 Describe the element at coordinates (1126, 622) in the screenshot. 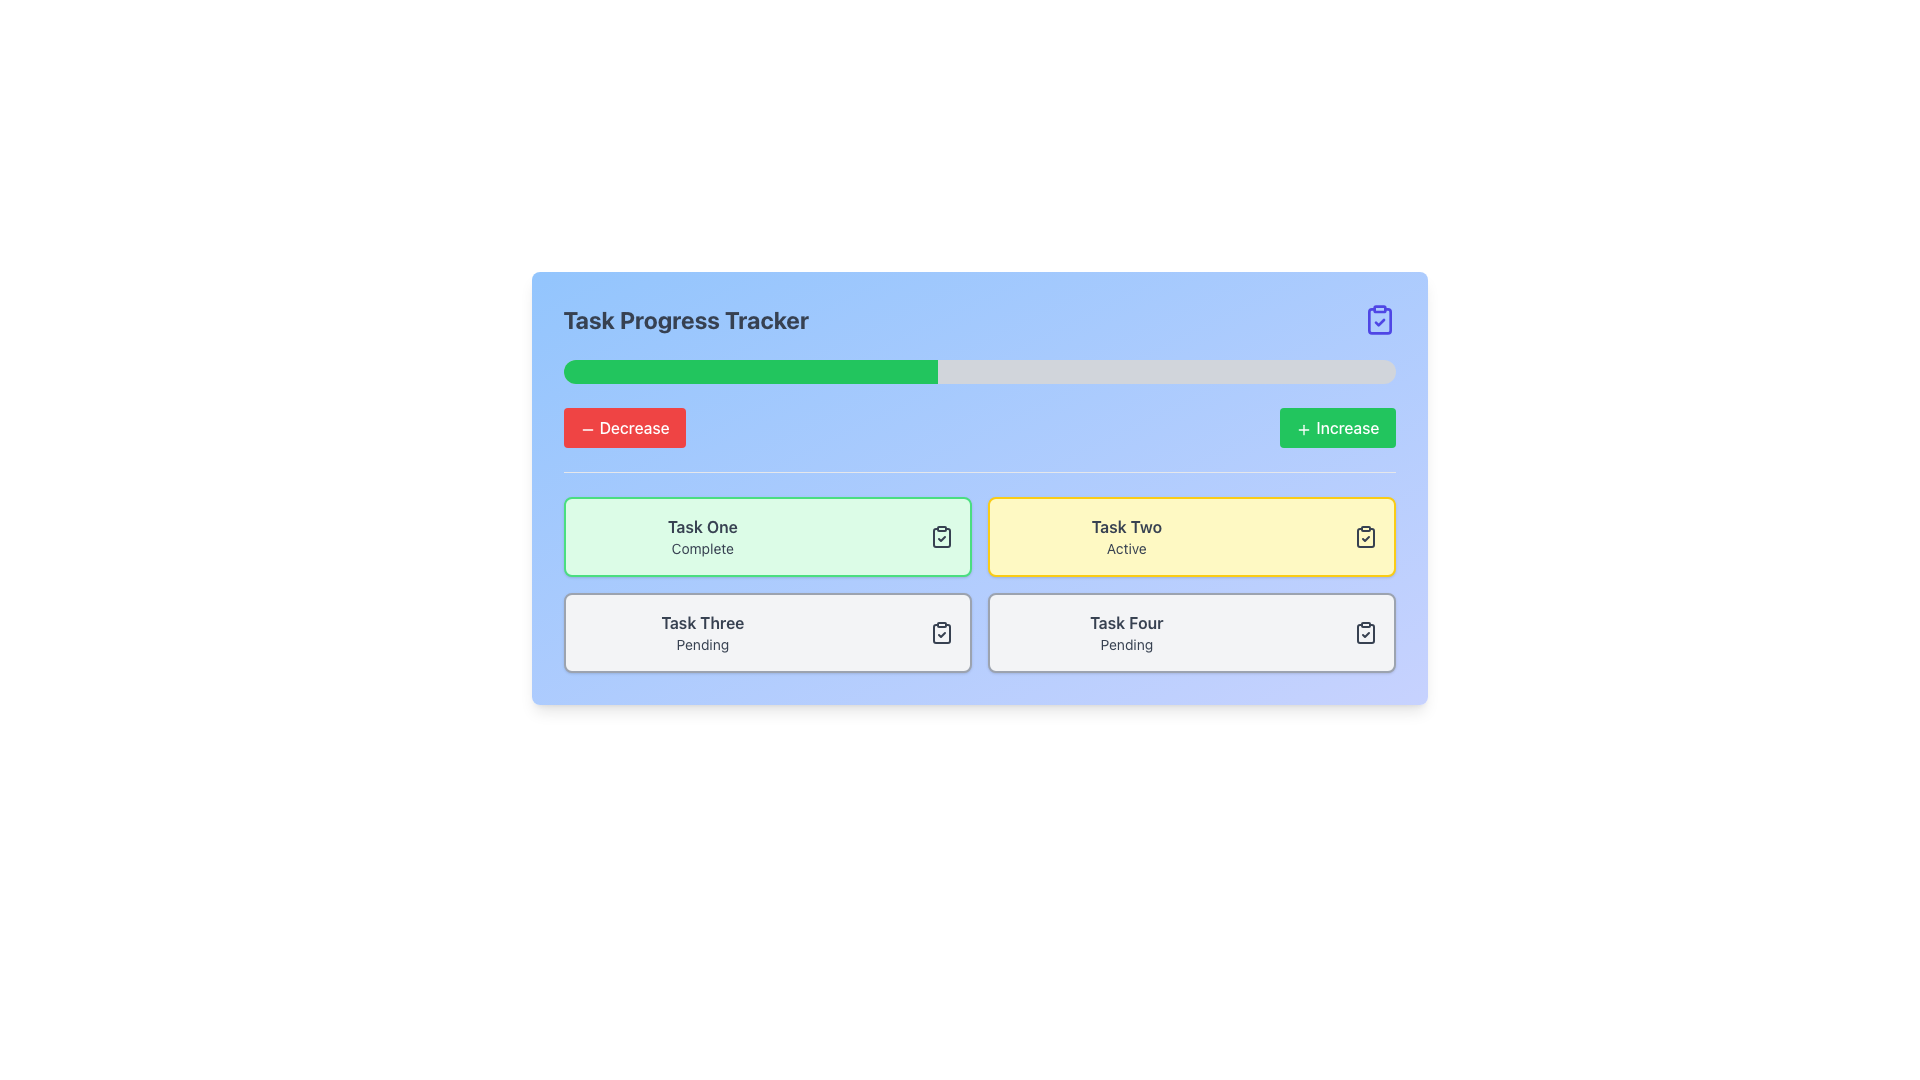

I see `the 'Task Four' text label, which is bold and dark on a light gray background, located in the bottom-right corner of the grid layout` at that location.